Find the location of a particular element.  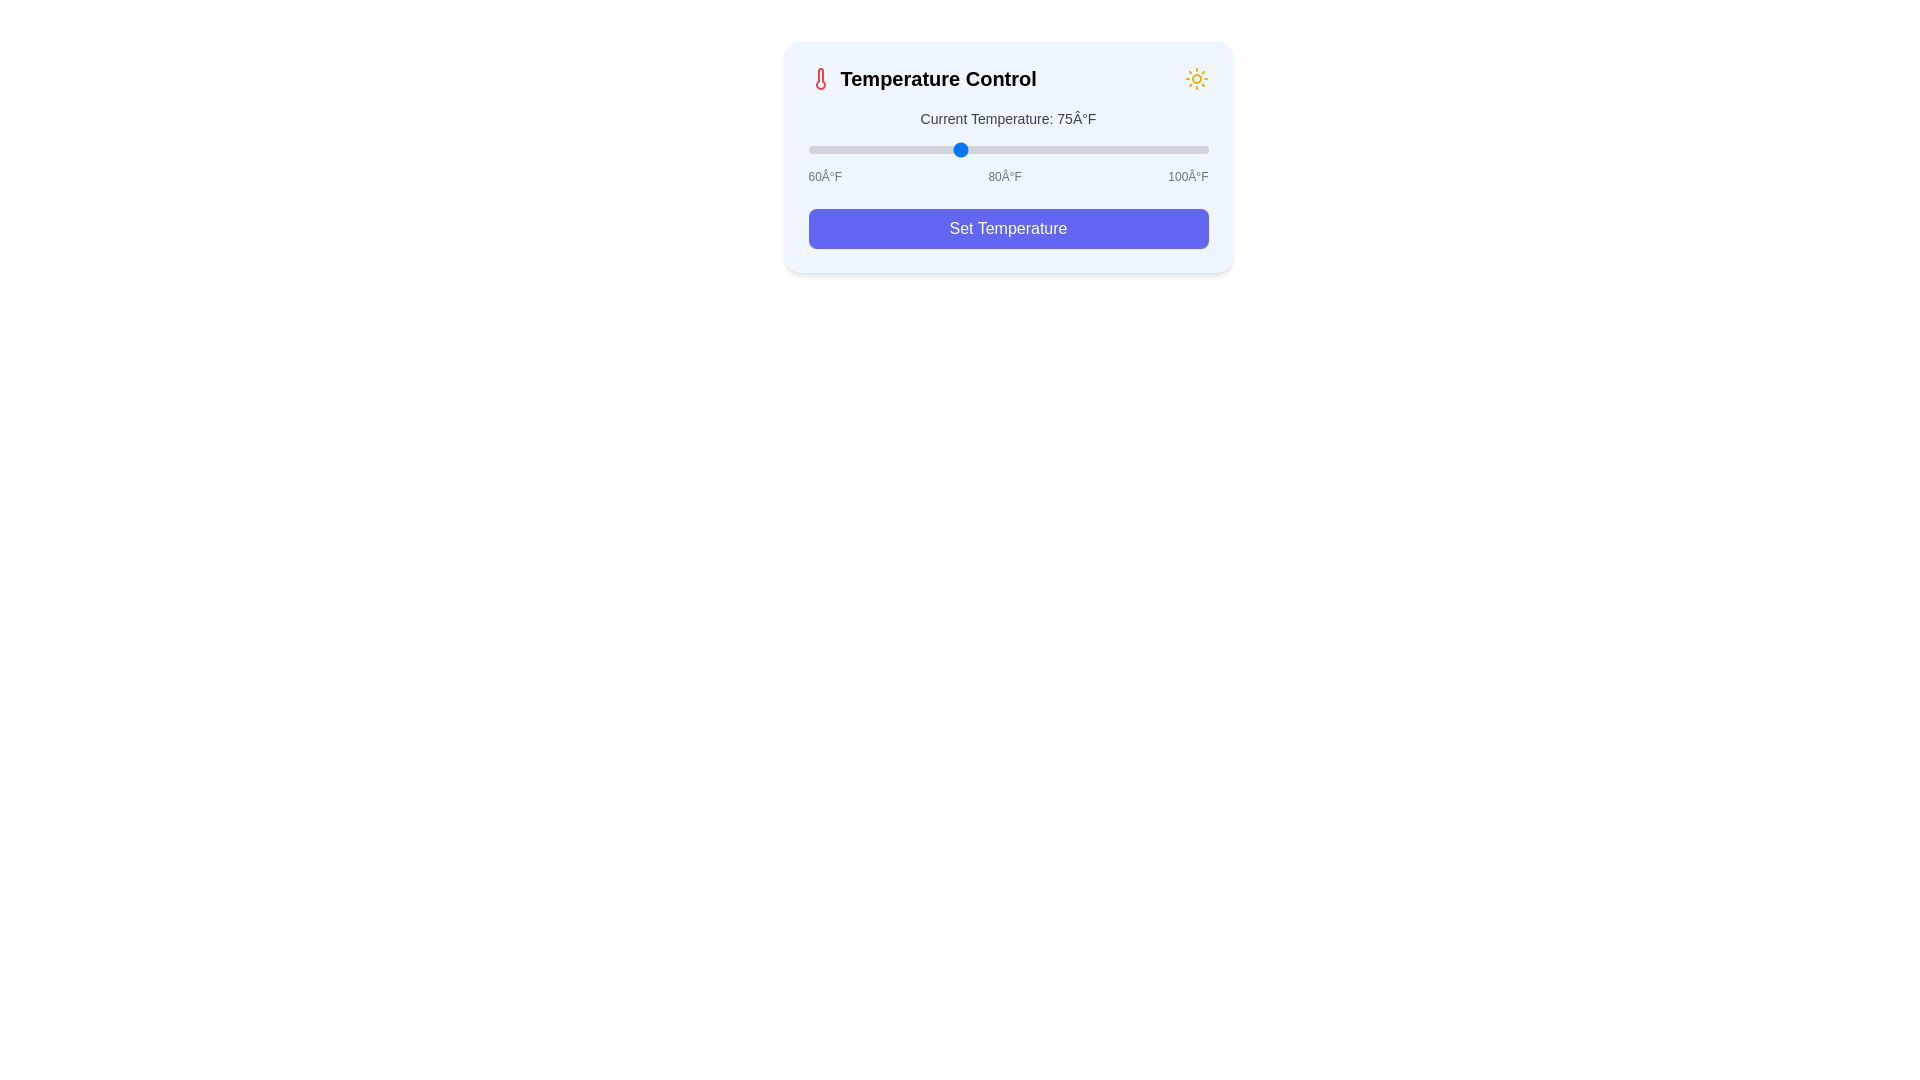

the temperature is located at coordinates (957, 149).